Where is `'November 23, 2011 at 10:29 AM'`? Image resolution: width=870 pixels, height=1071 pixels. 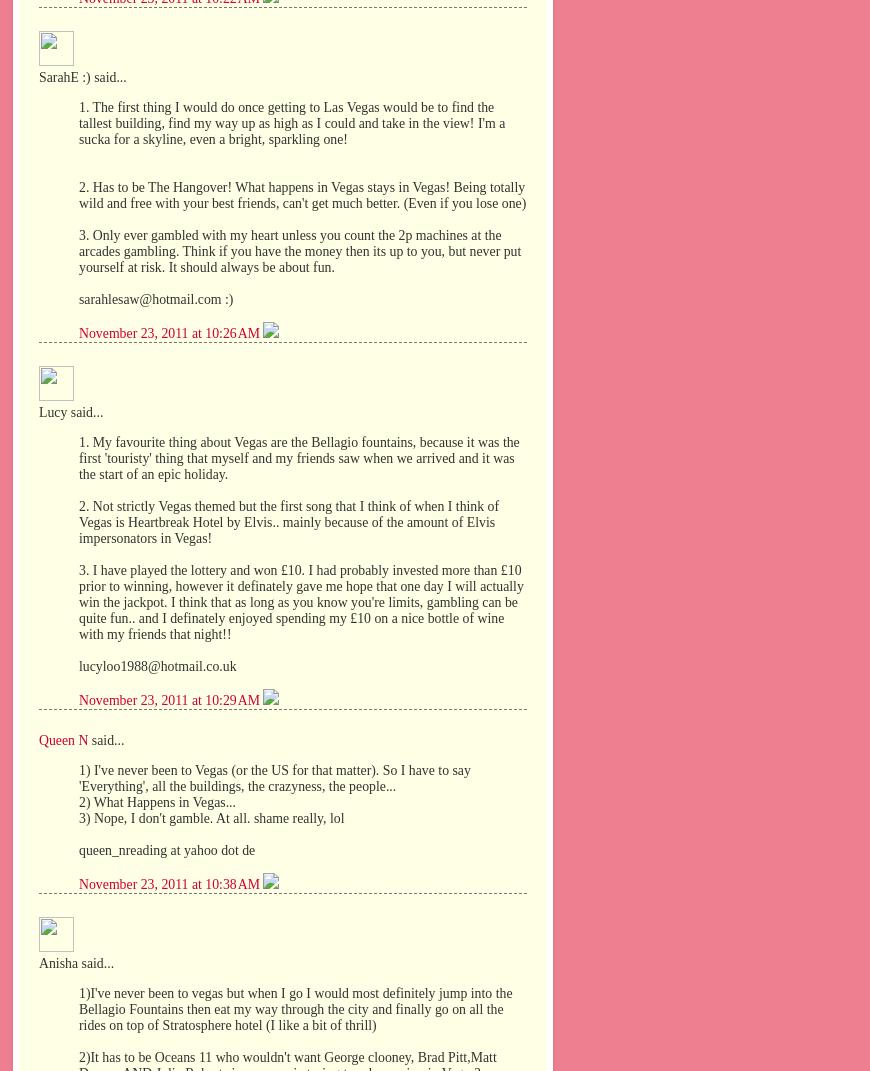 'November 23, 2011 at 10:29 AM' is located at coordinates (170, 699).